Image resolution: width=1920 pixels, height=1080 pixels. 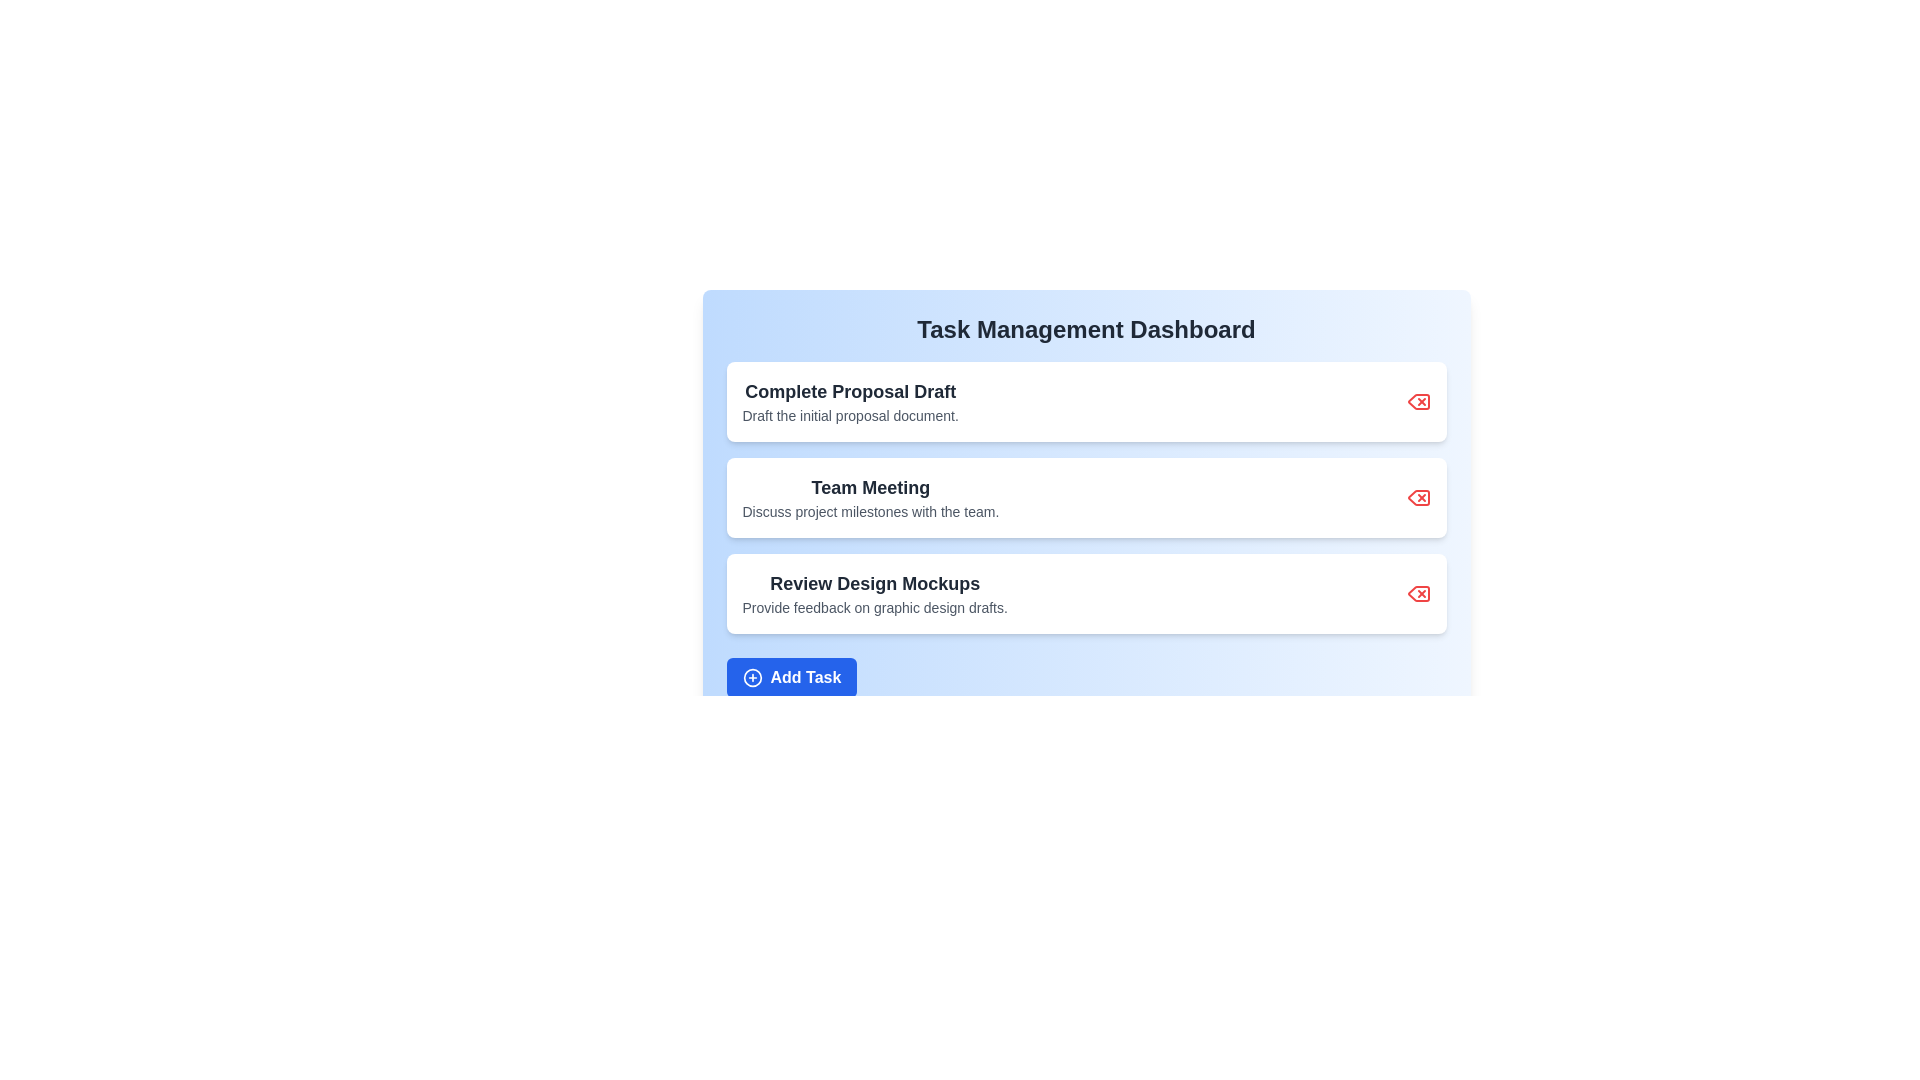 I want to click on the 'Add Task' button to add a new task, so click(x=791, y=677).